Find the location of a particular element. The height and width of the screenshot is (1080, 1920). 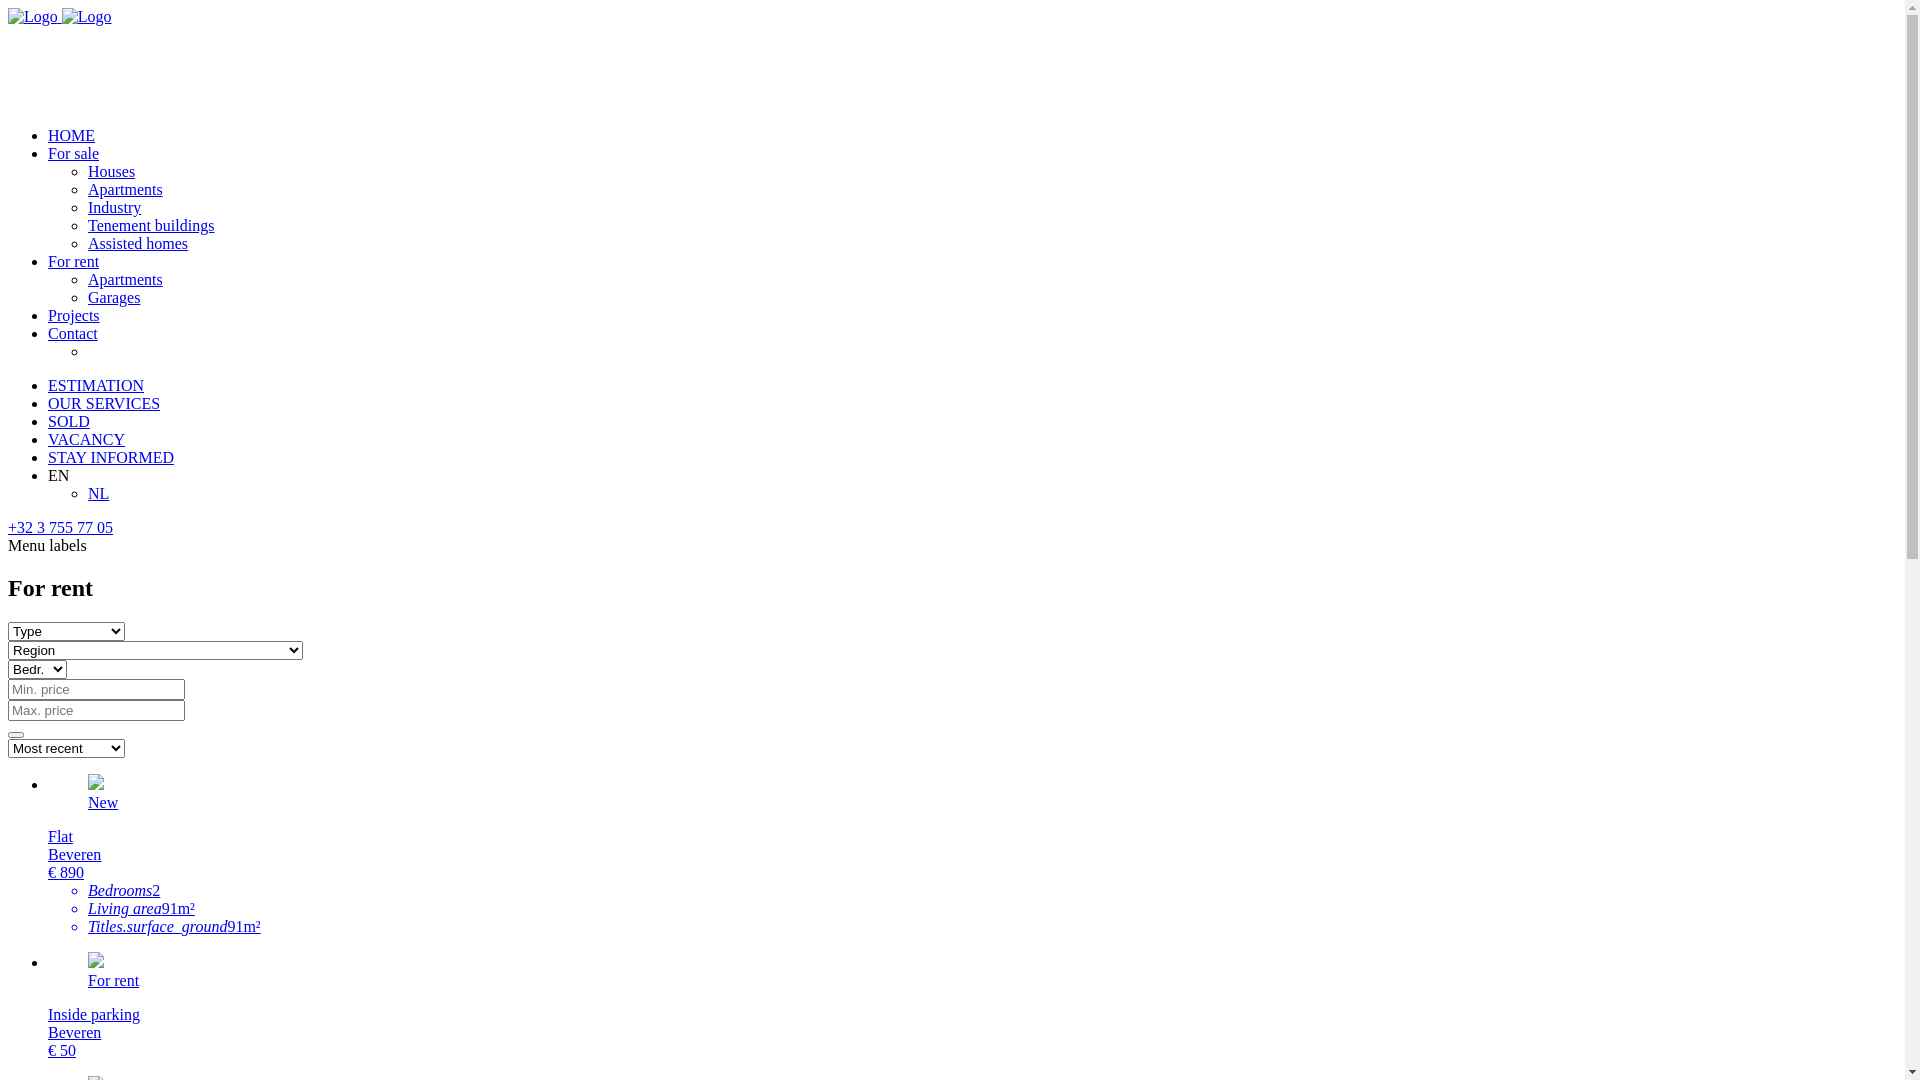

'Industry' is located at coordinates (113, 207).